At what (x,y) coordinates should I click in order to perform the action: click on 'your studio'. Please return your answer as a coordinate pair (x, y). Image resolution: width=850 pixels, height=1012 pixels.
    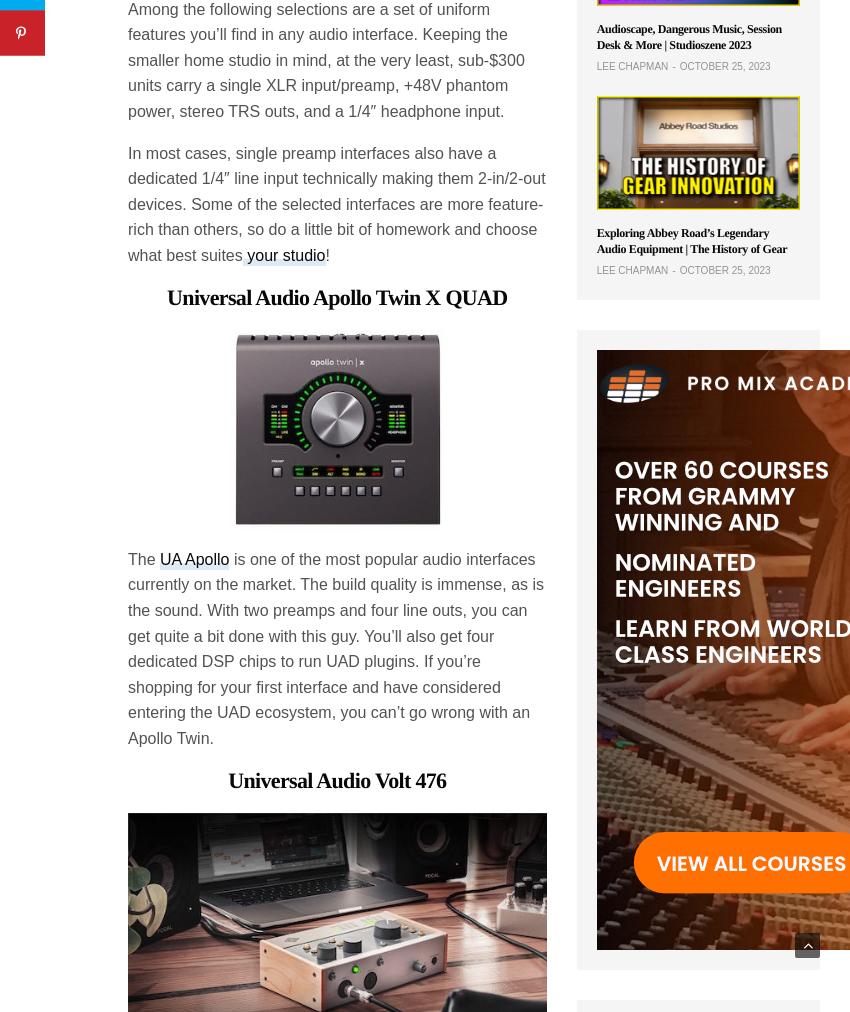
    Looking at the image, I should click on (282, 253).